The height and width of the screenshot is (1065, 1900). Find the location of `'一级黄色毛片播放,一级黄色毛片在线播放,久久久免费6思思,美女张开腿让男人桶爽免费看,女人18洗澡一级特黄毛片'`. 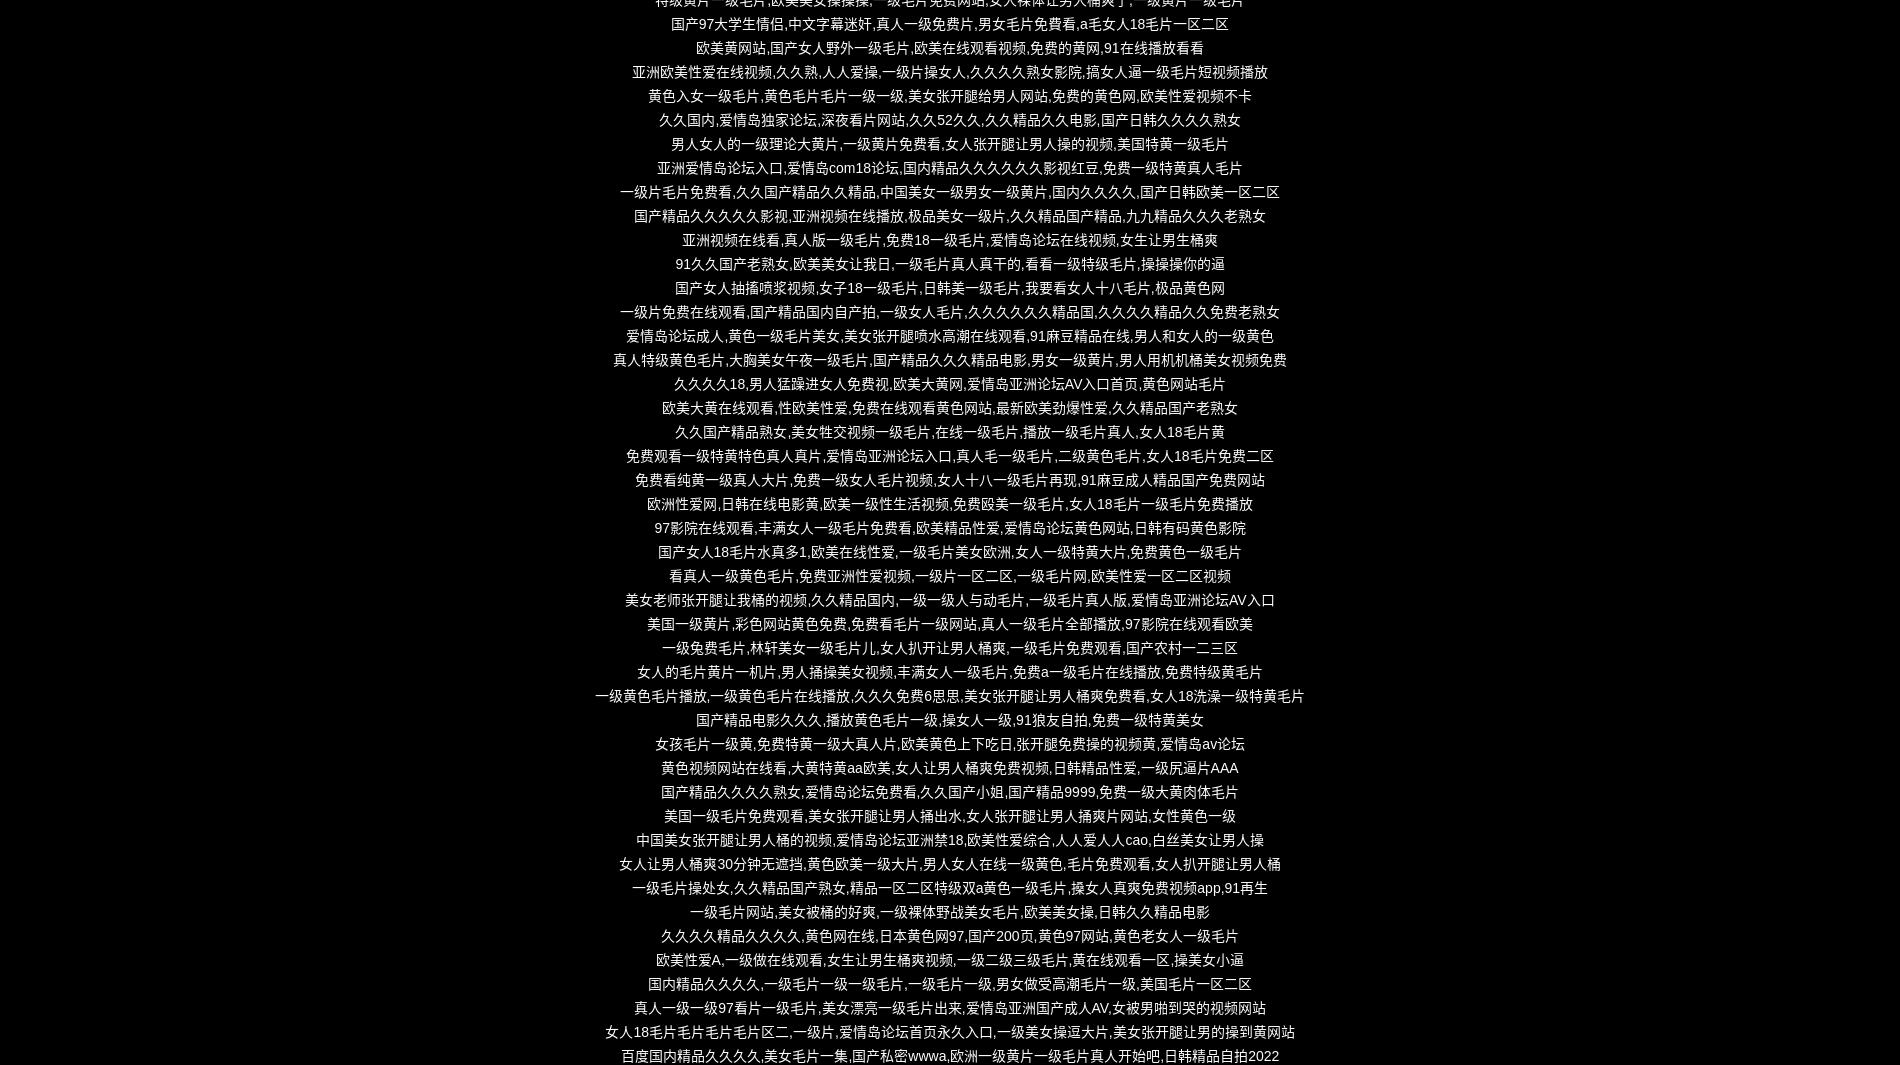

'一级黄色毛片播放,一级黄色毛片在线播放,久久久免费6思思,美女张开腿让男人桶爽免费看,女人18洗澡一级特黄毛片' is located at coordinates (593, 695).